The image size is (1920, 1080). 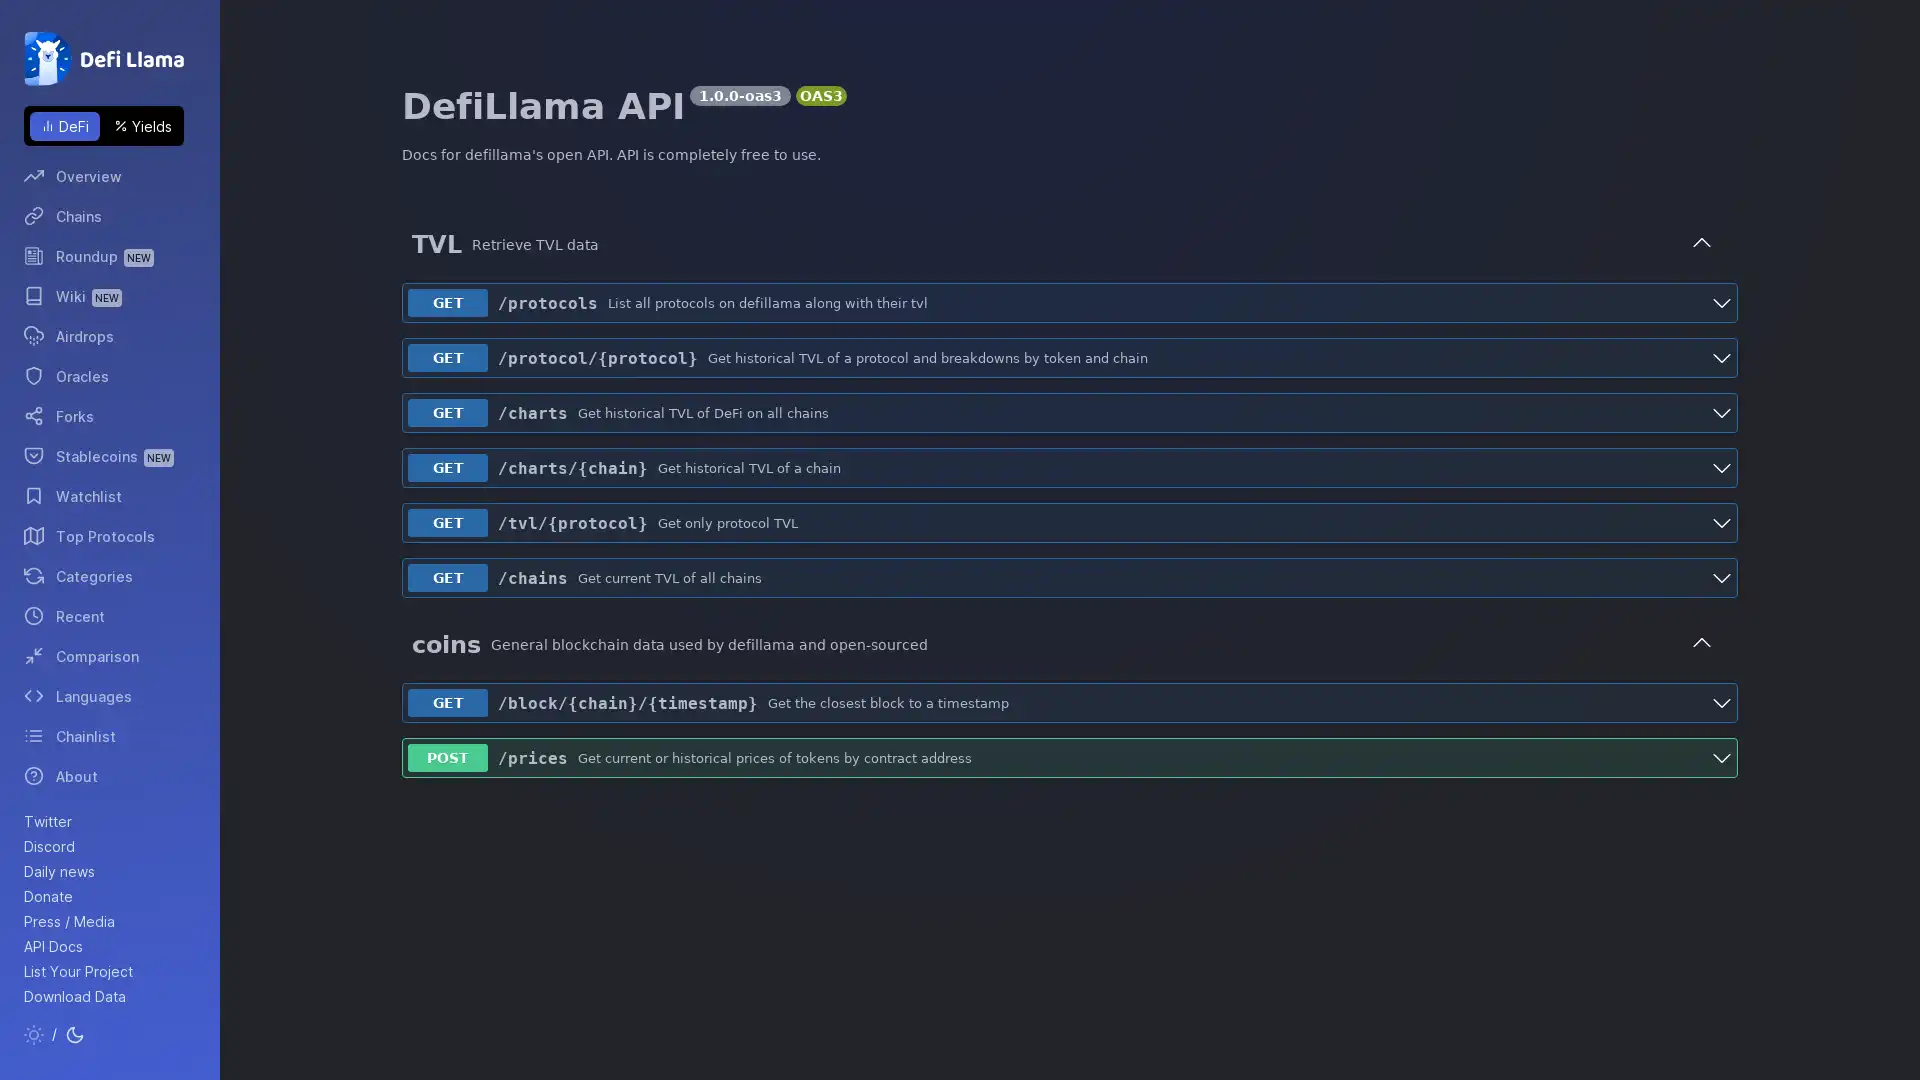 What do you see at coordinates (54, 1035) in the screenshot?
I see `/` at bounding box center [54, 1035].